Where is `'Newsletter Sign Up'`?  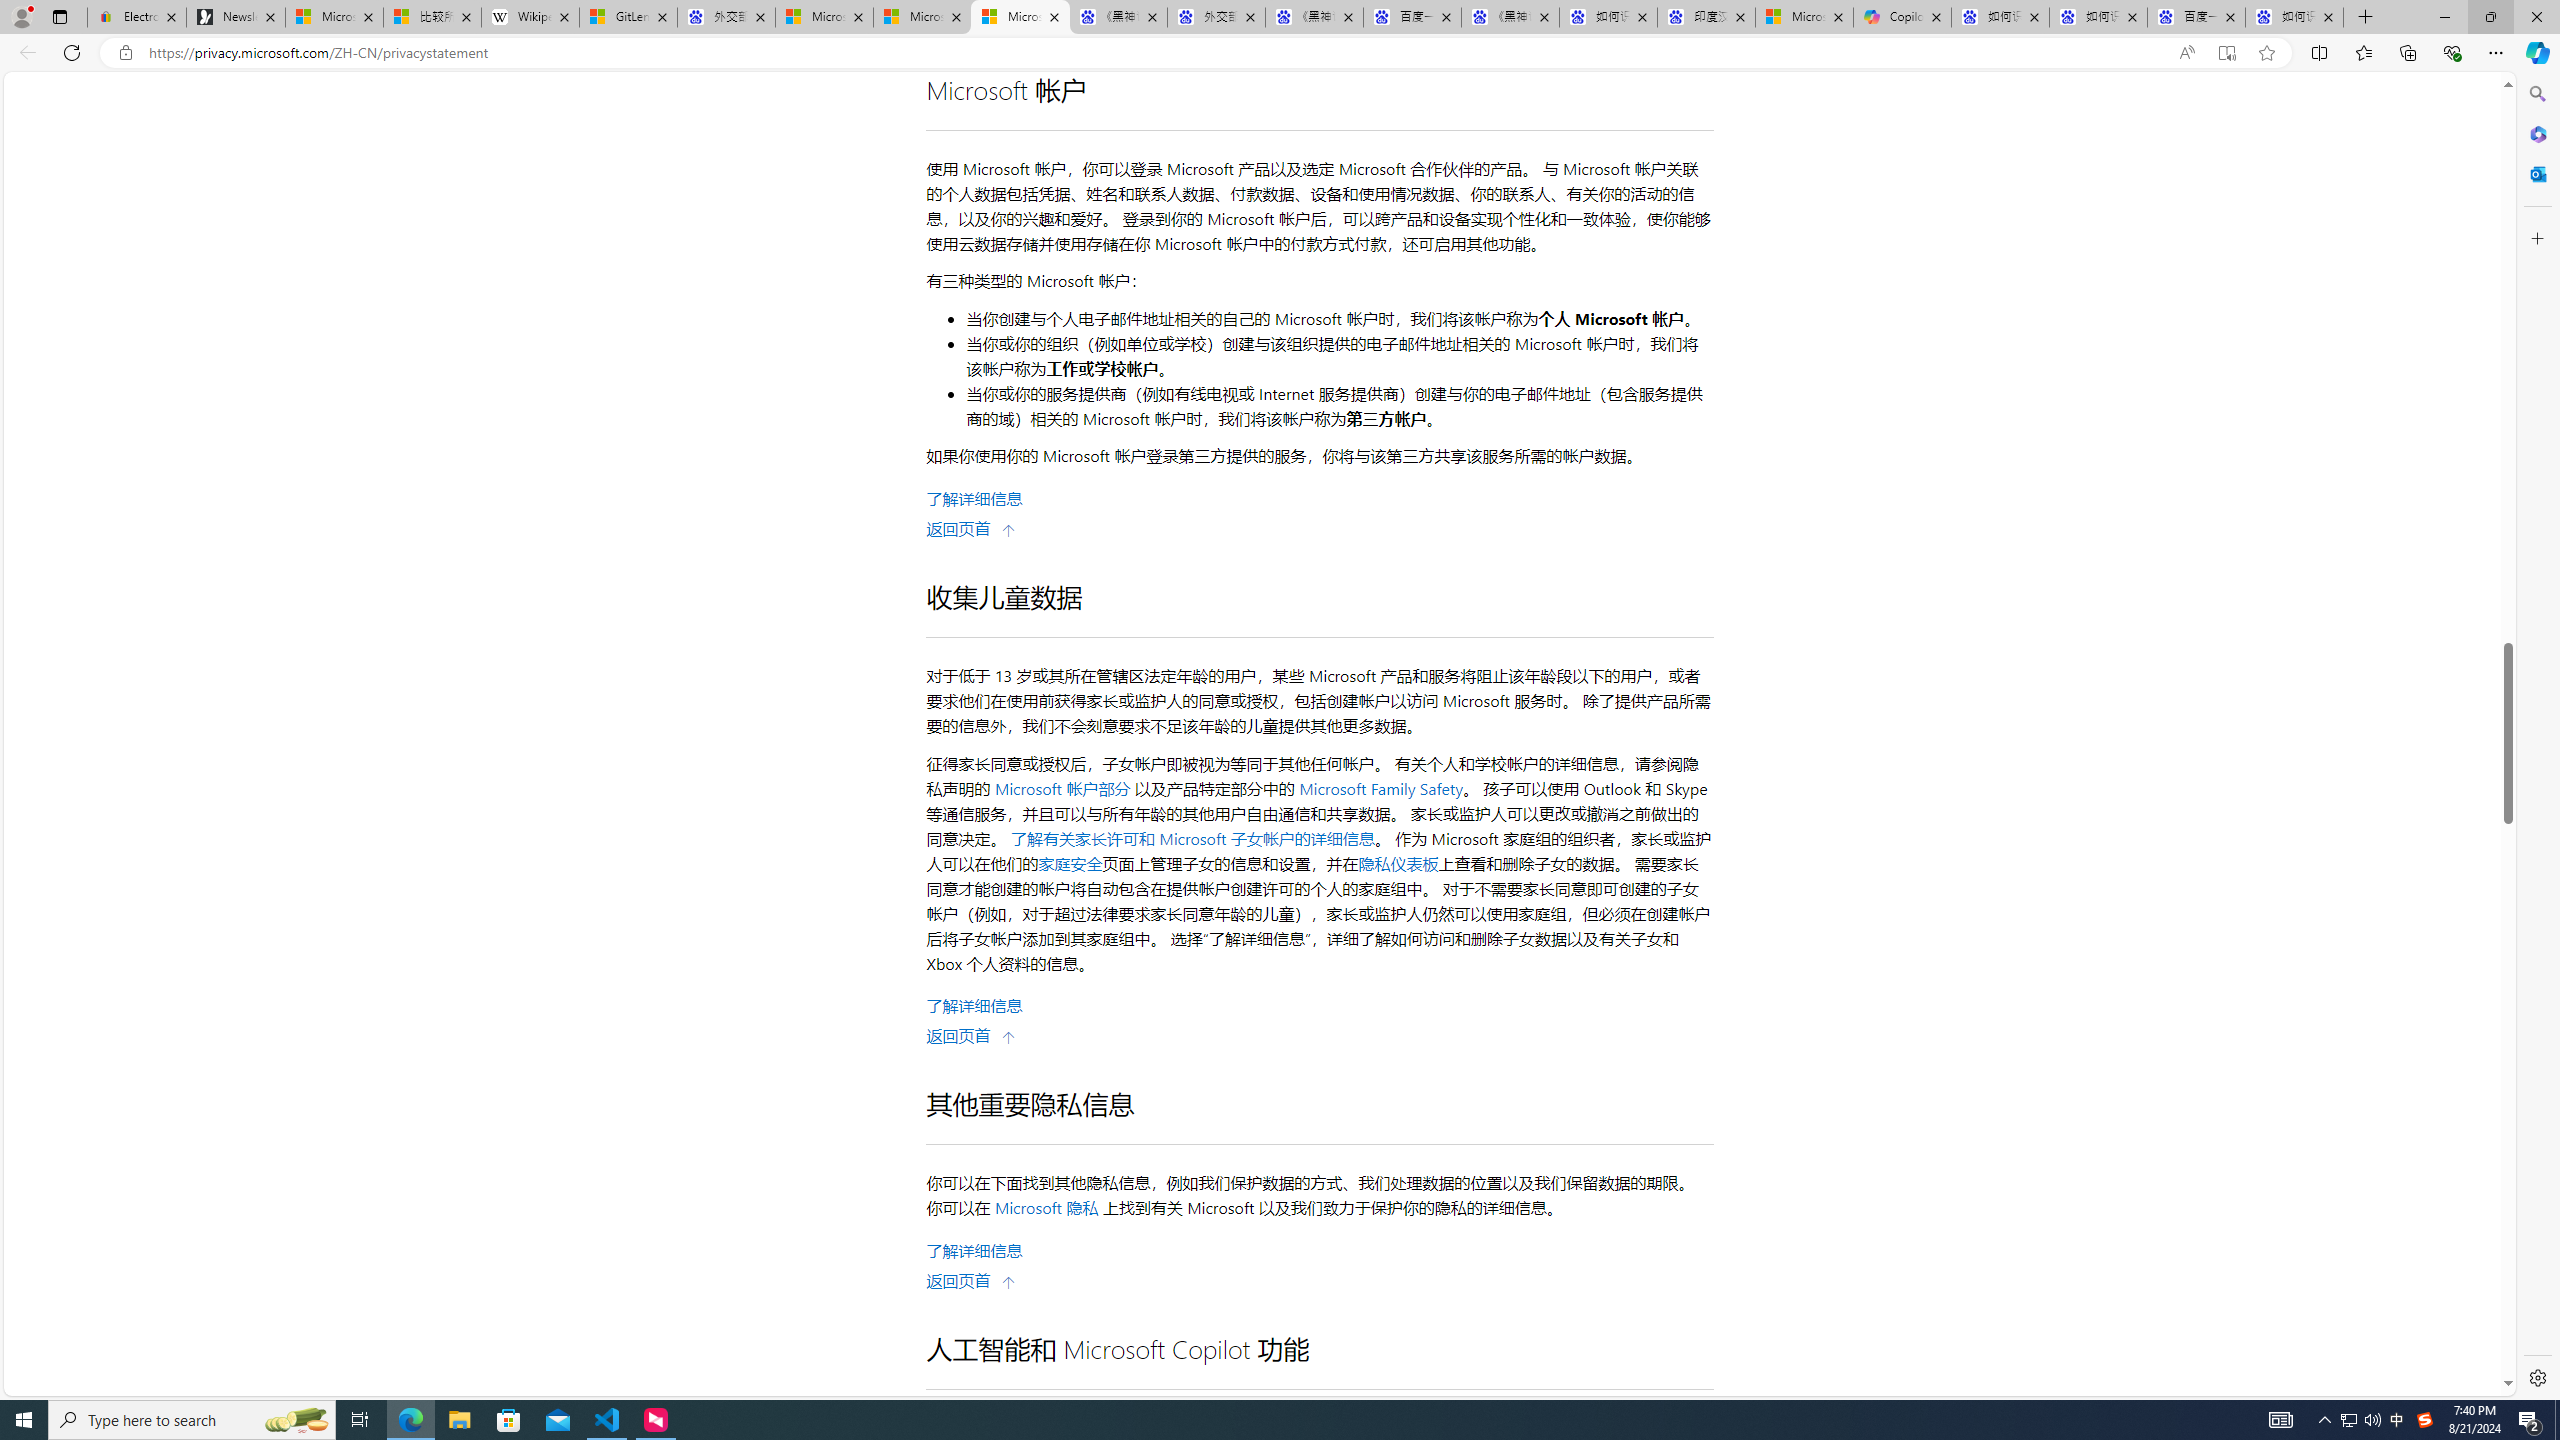
'Newsletter Sign Up' is located at coordinates (236, 16).